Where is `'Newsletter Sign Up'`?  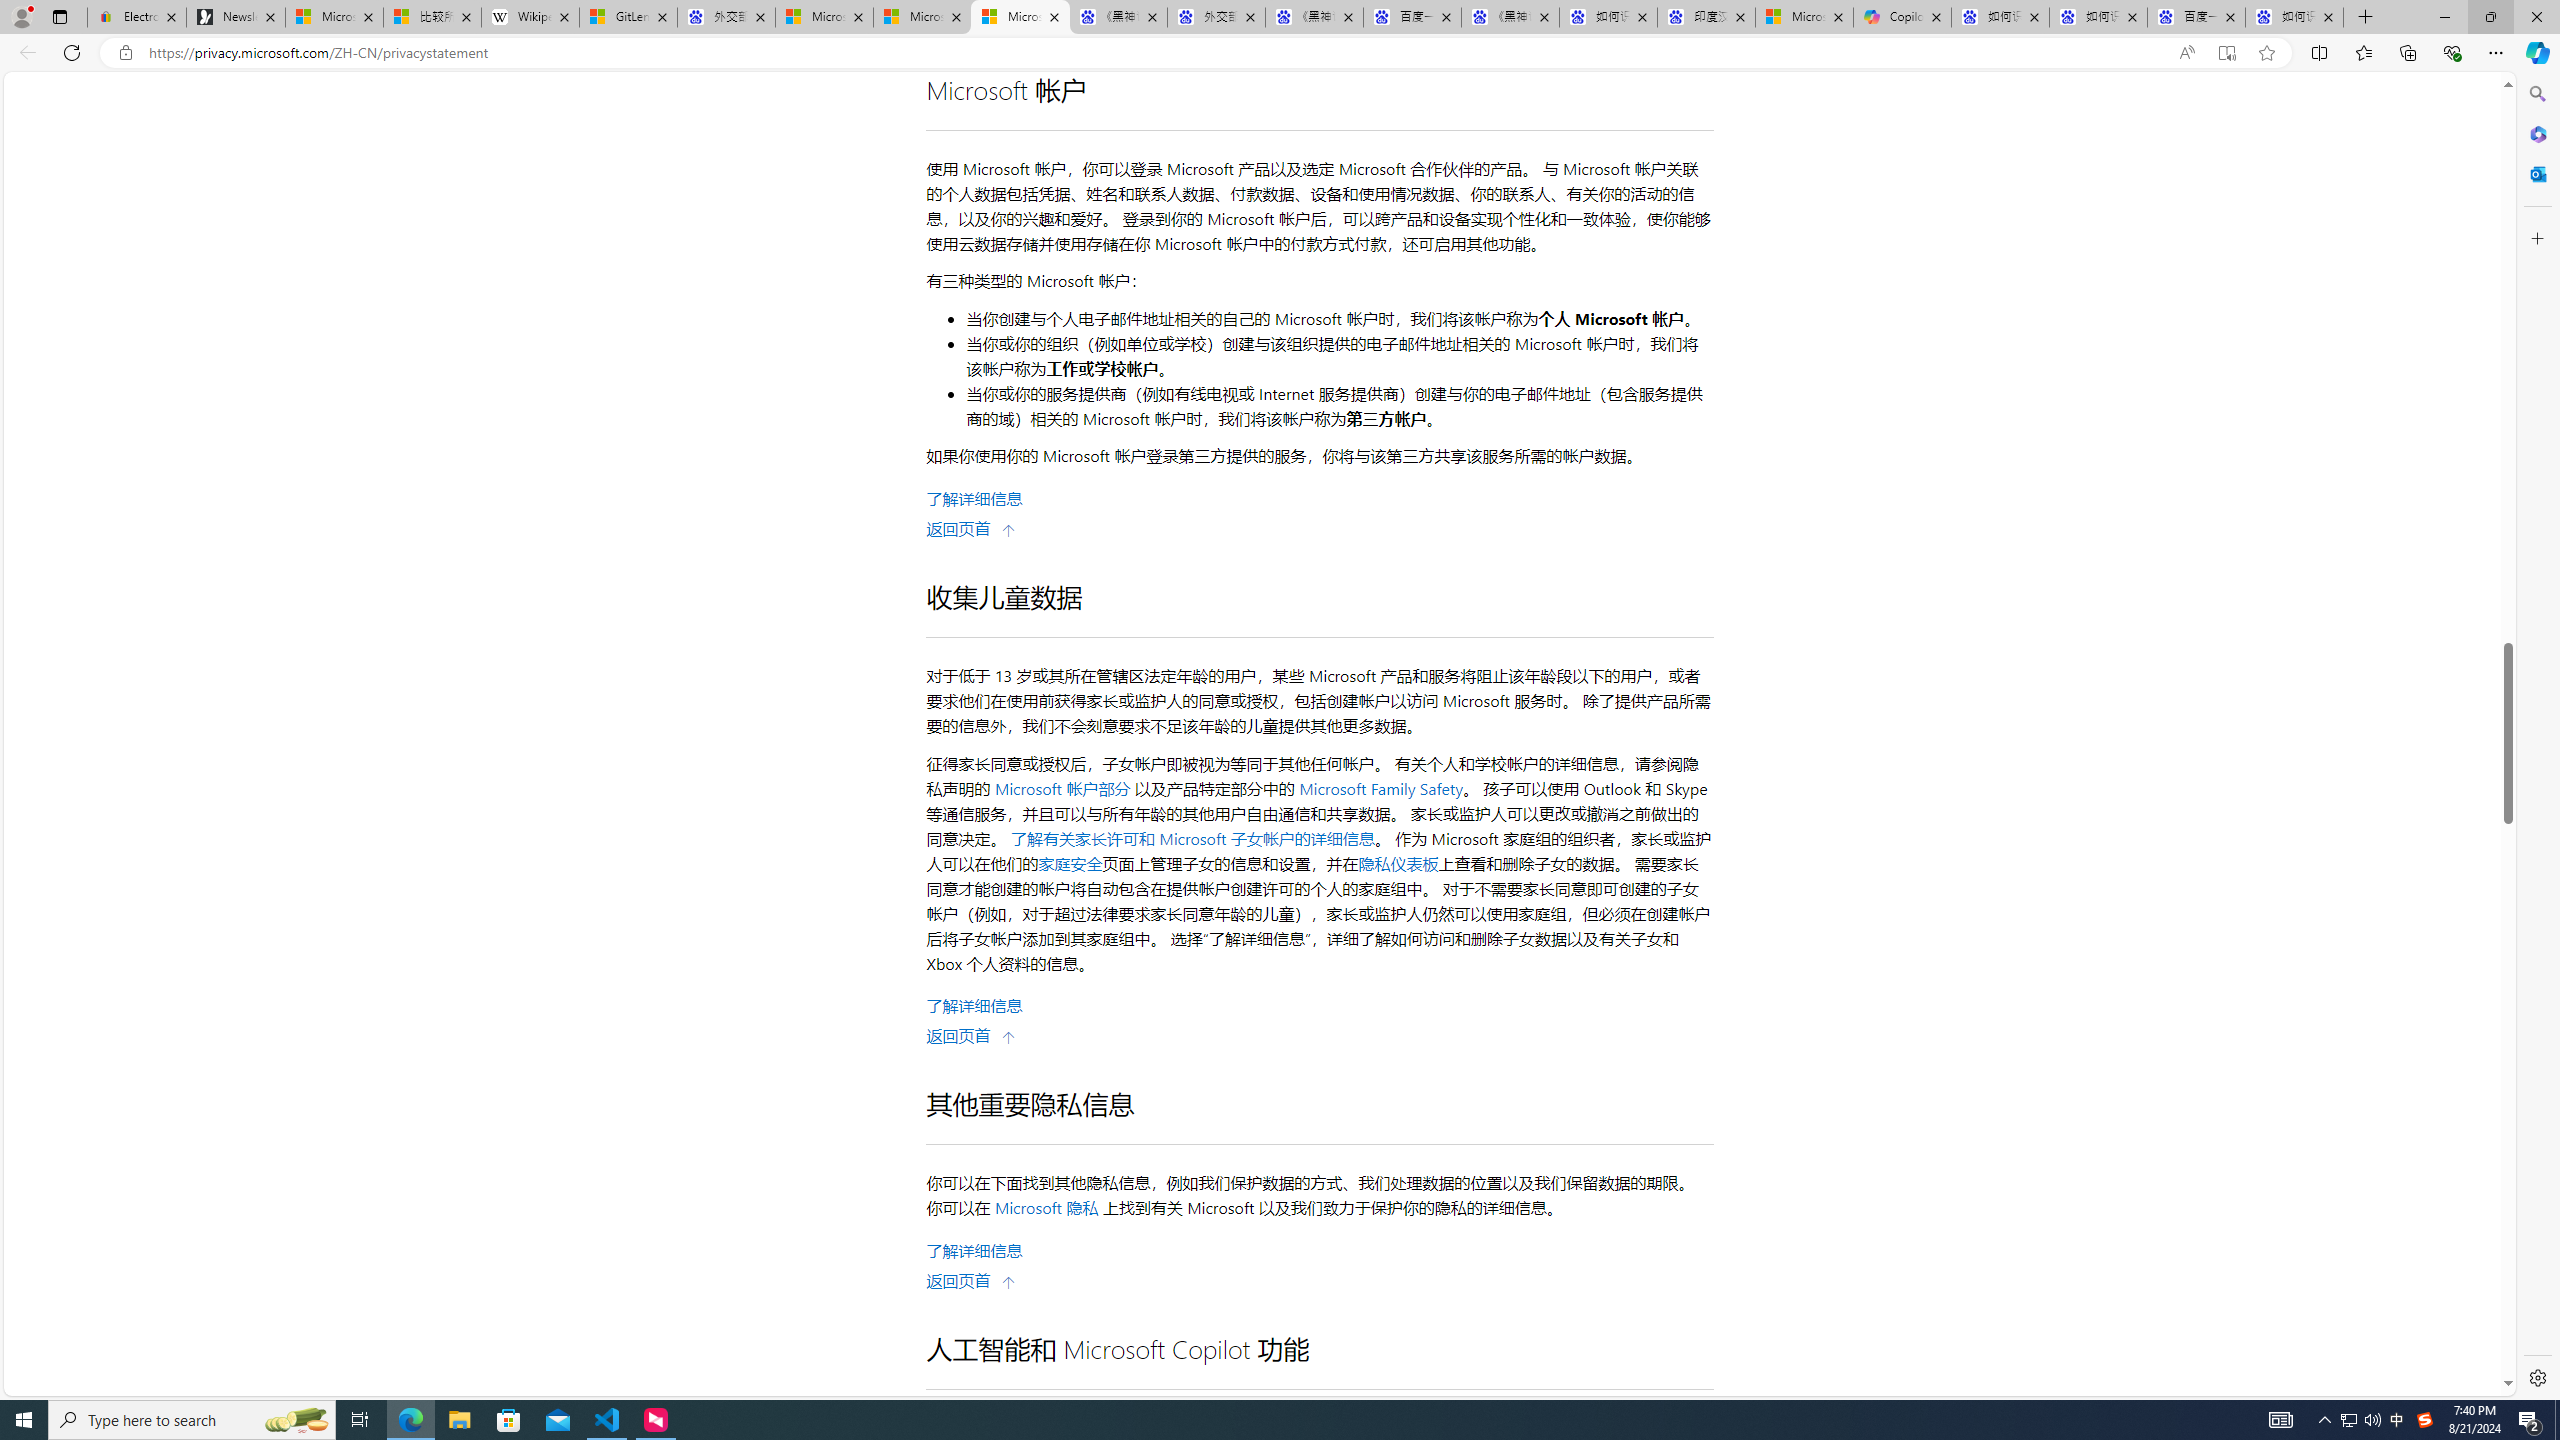
'Newsletter Sign Up' is located at coordinates (236, 16).